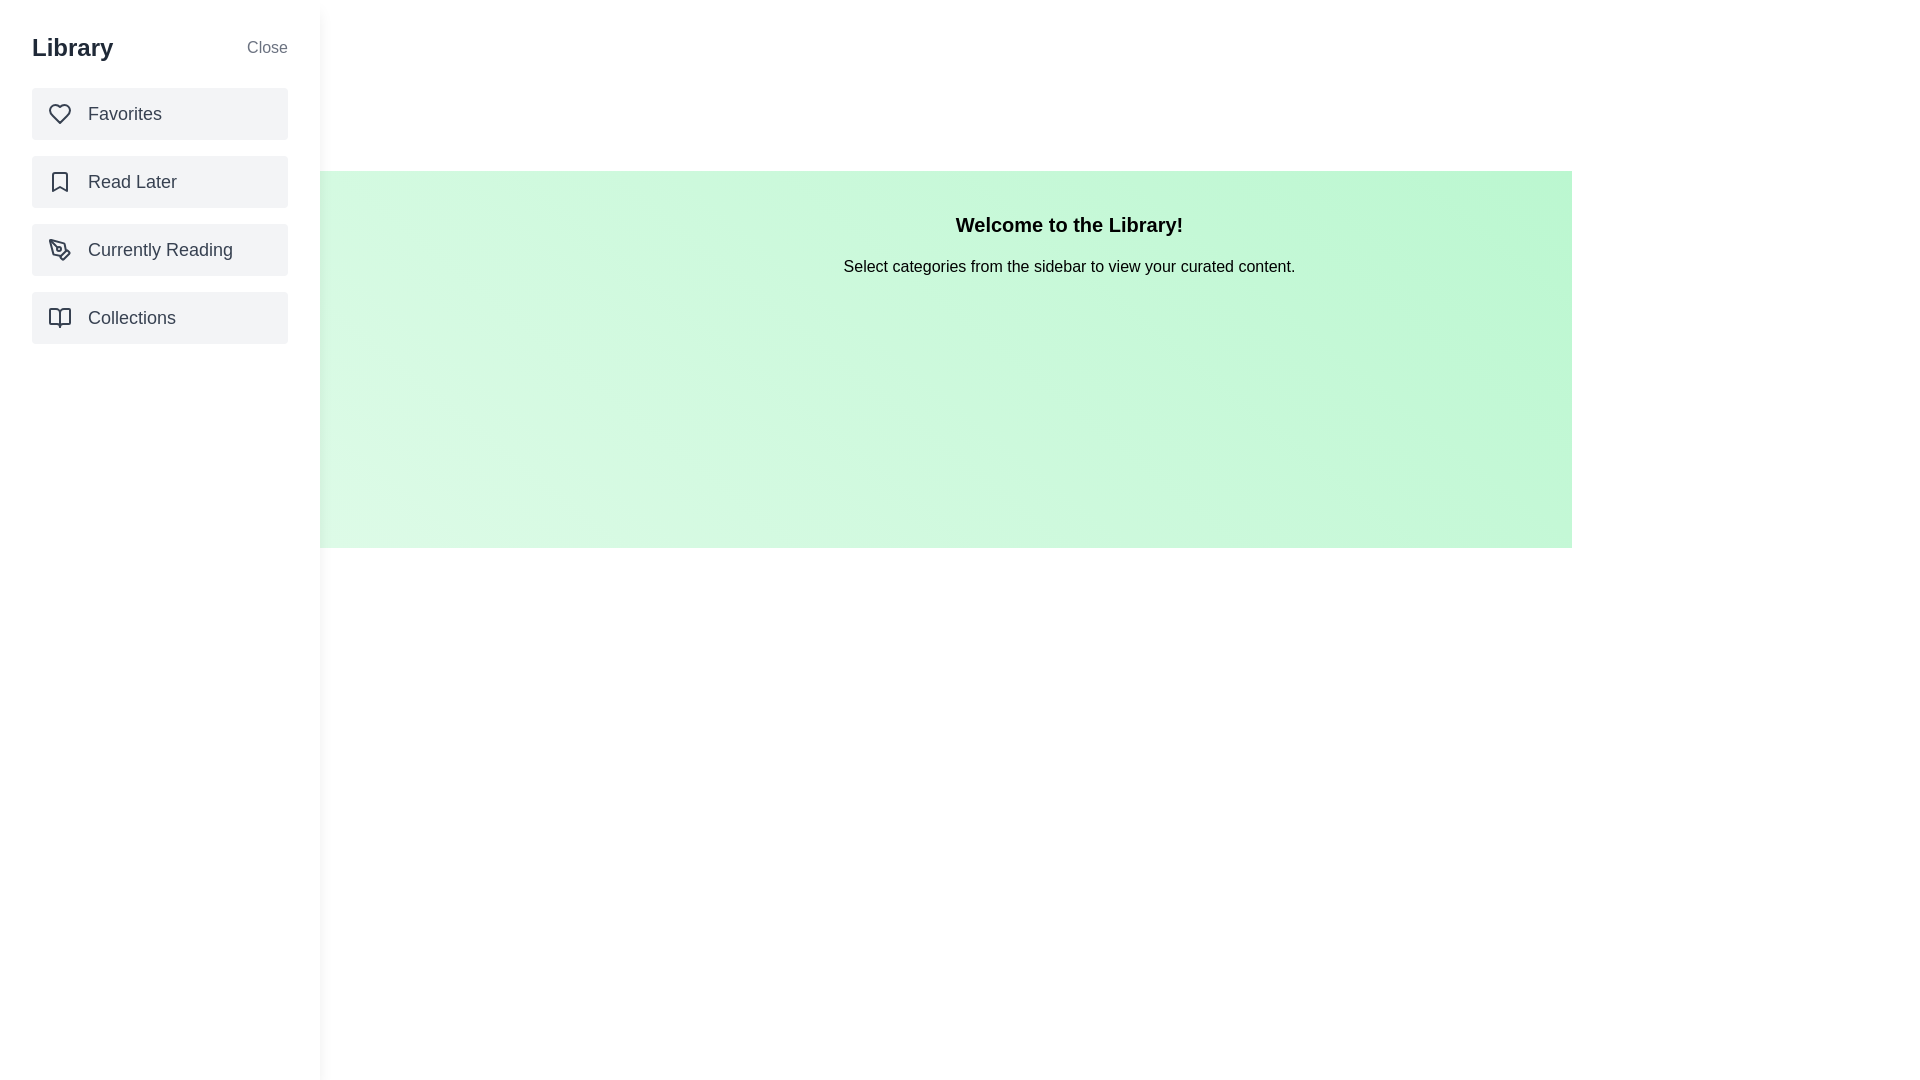 Image resolution: width=1920 pixels, height=1080 pixels. What do you see at coordinates (158, 114) in the screenshot?
I see `the Favorites button in the sidebar` at bounding box center [158, 114].